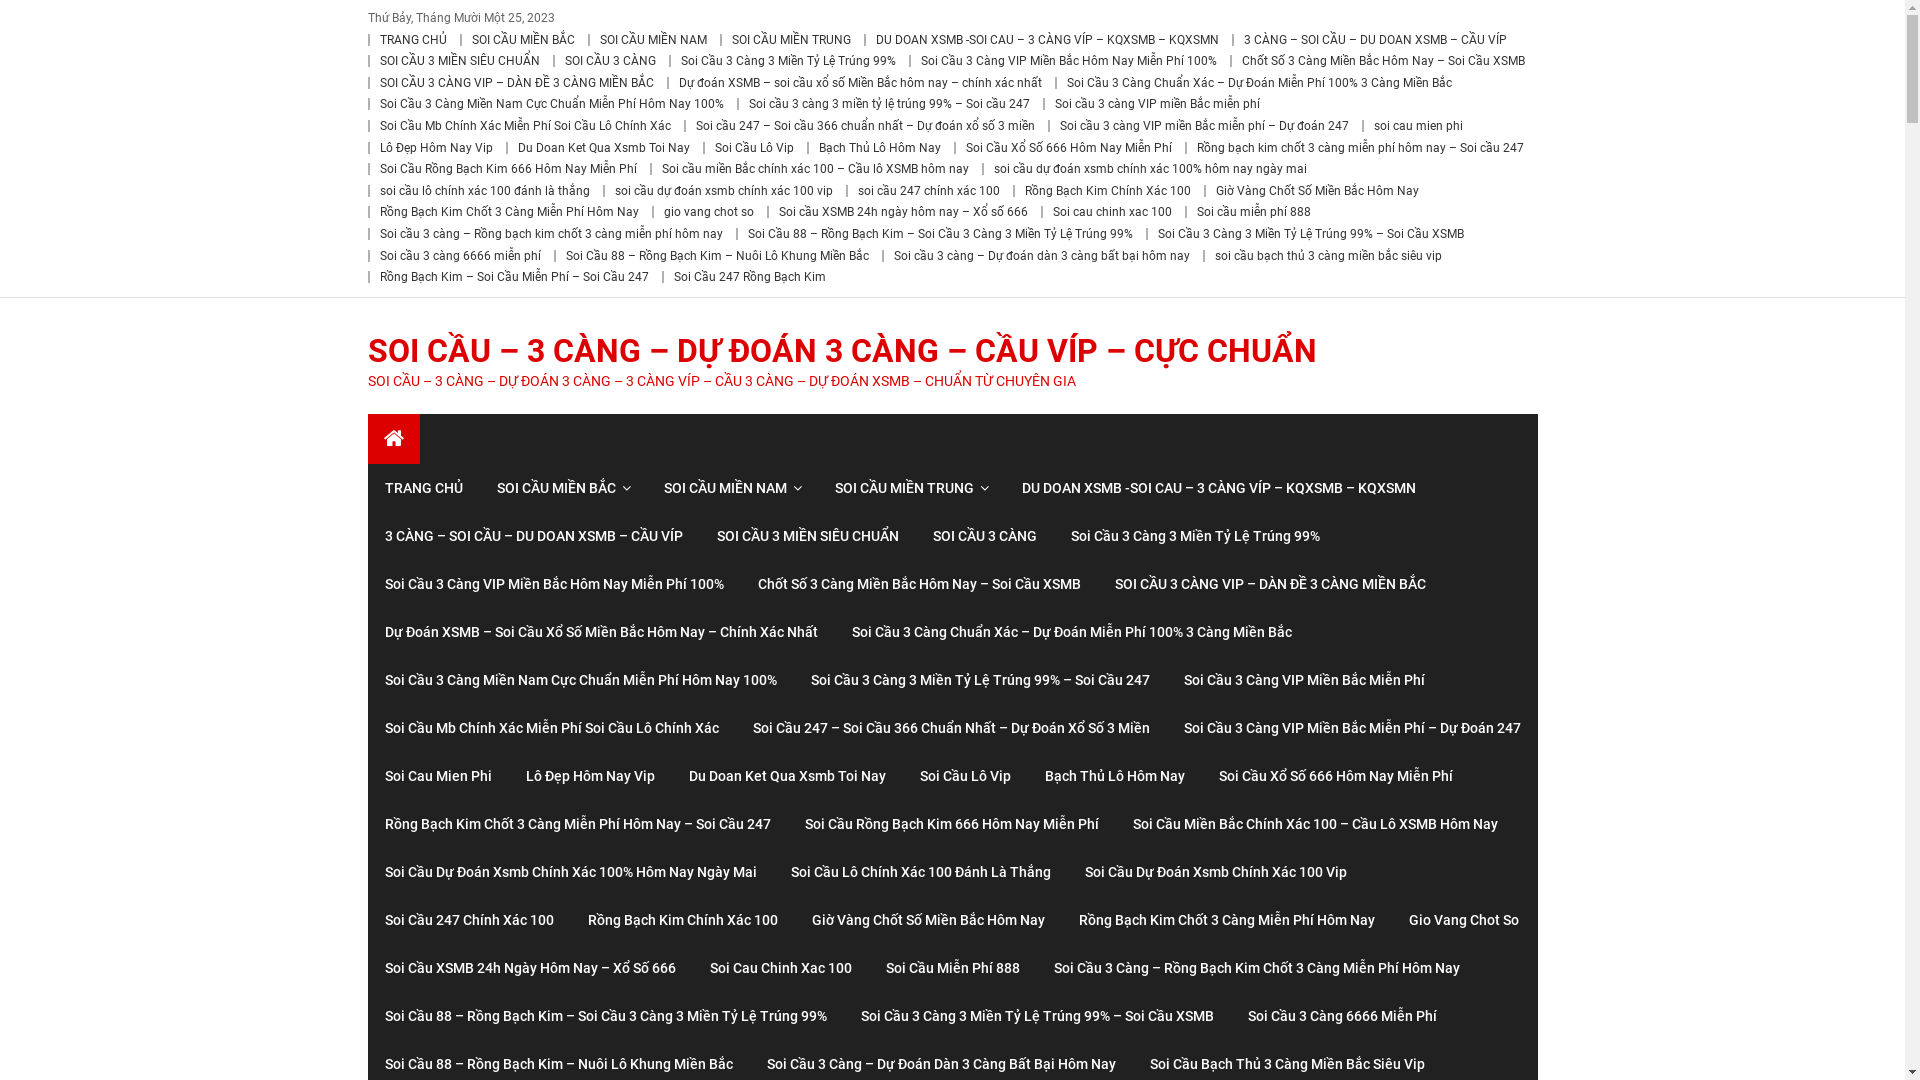  I want to click on 'soi cau mien phi', so click(1417, 126).